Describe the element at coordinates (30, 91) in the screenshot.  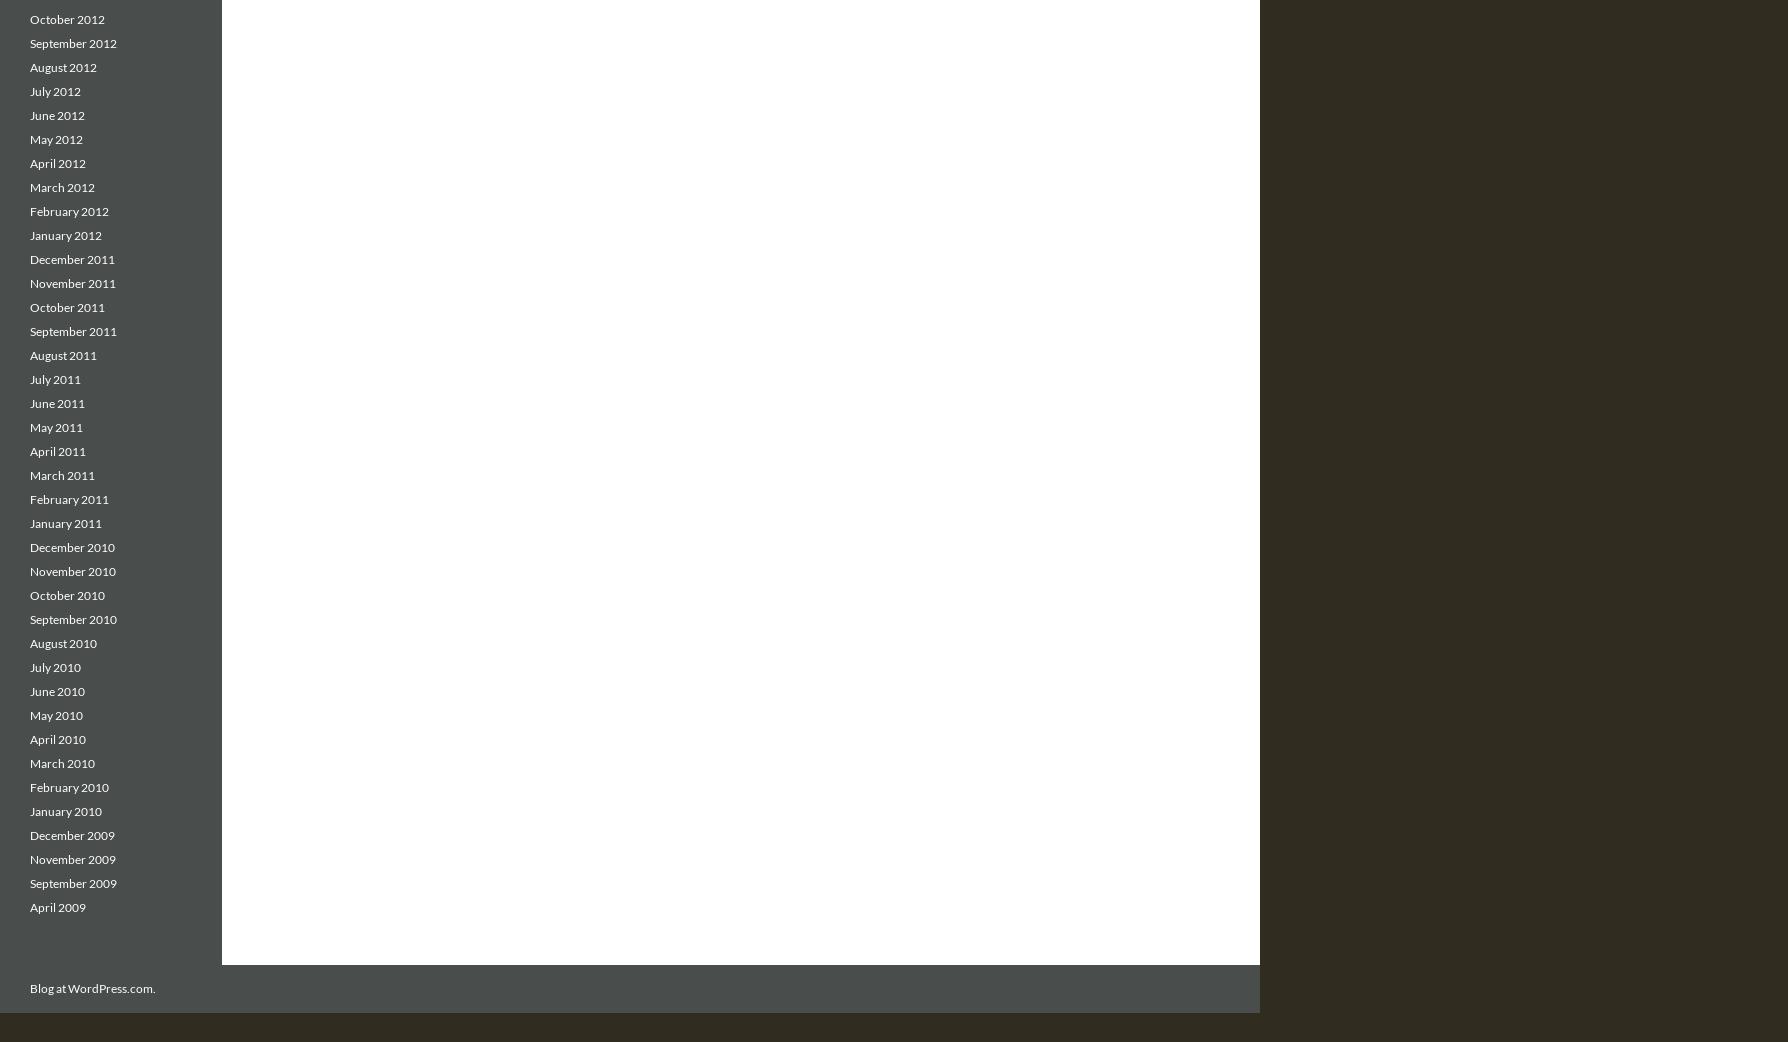
I see `'July 2012'` at that location.